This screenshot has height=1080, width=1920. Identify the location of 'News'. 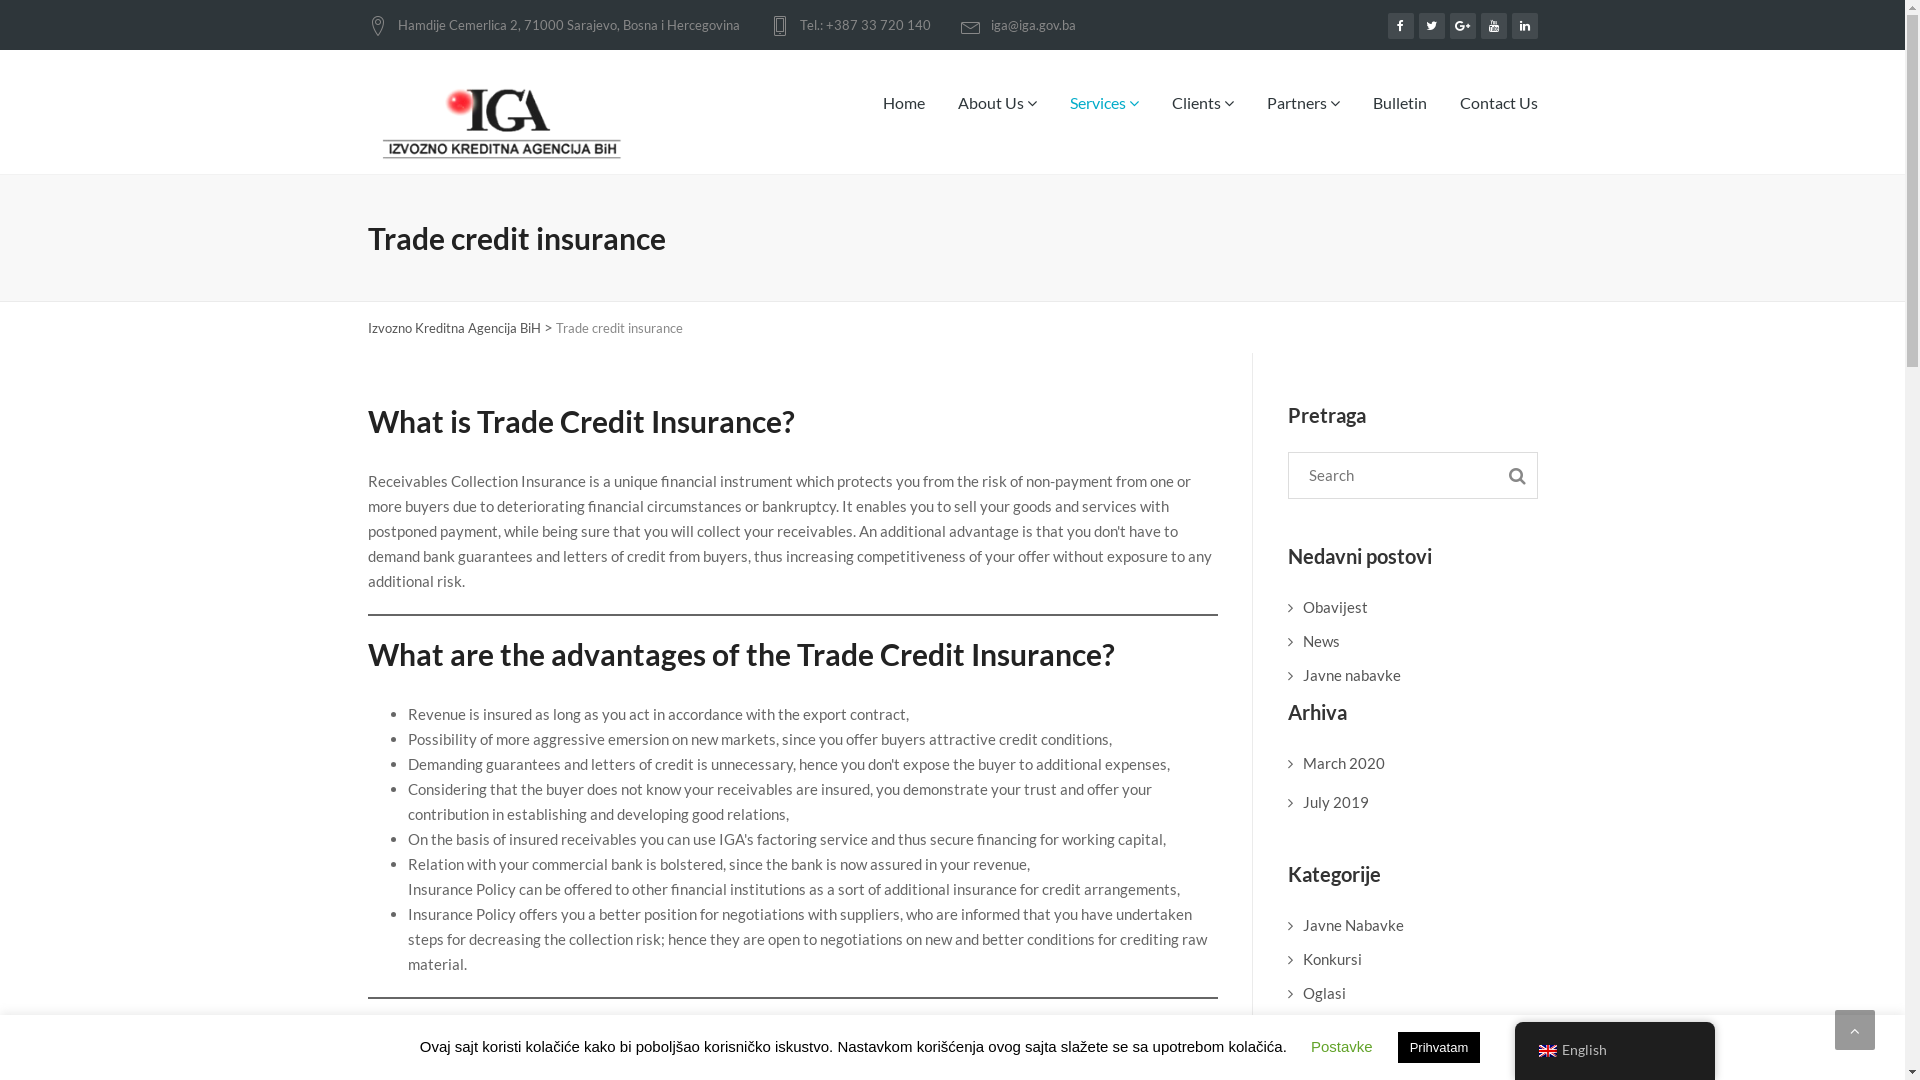
(1320, 640).